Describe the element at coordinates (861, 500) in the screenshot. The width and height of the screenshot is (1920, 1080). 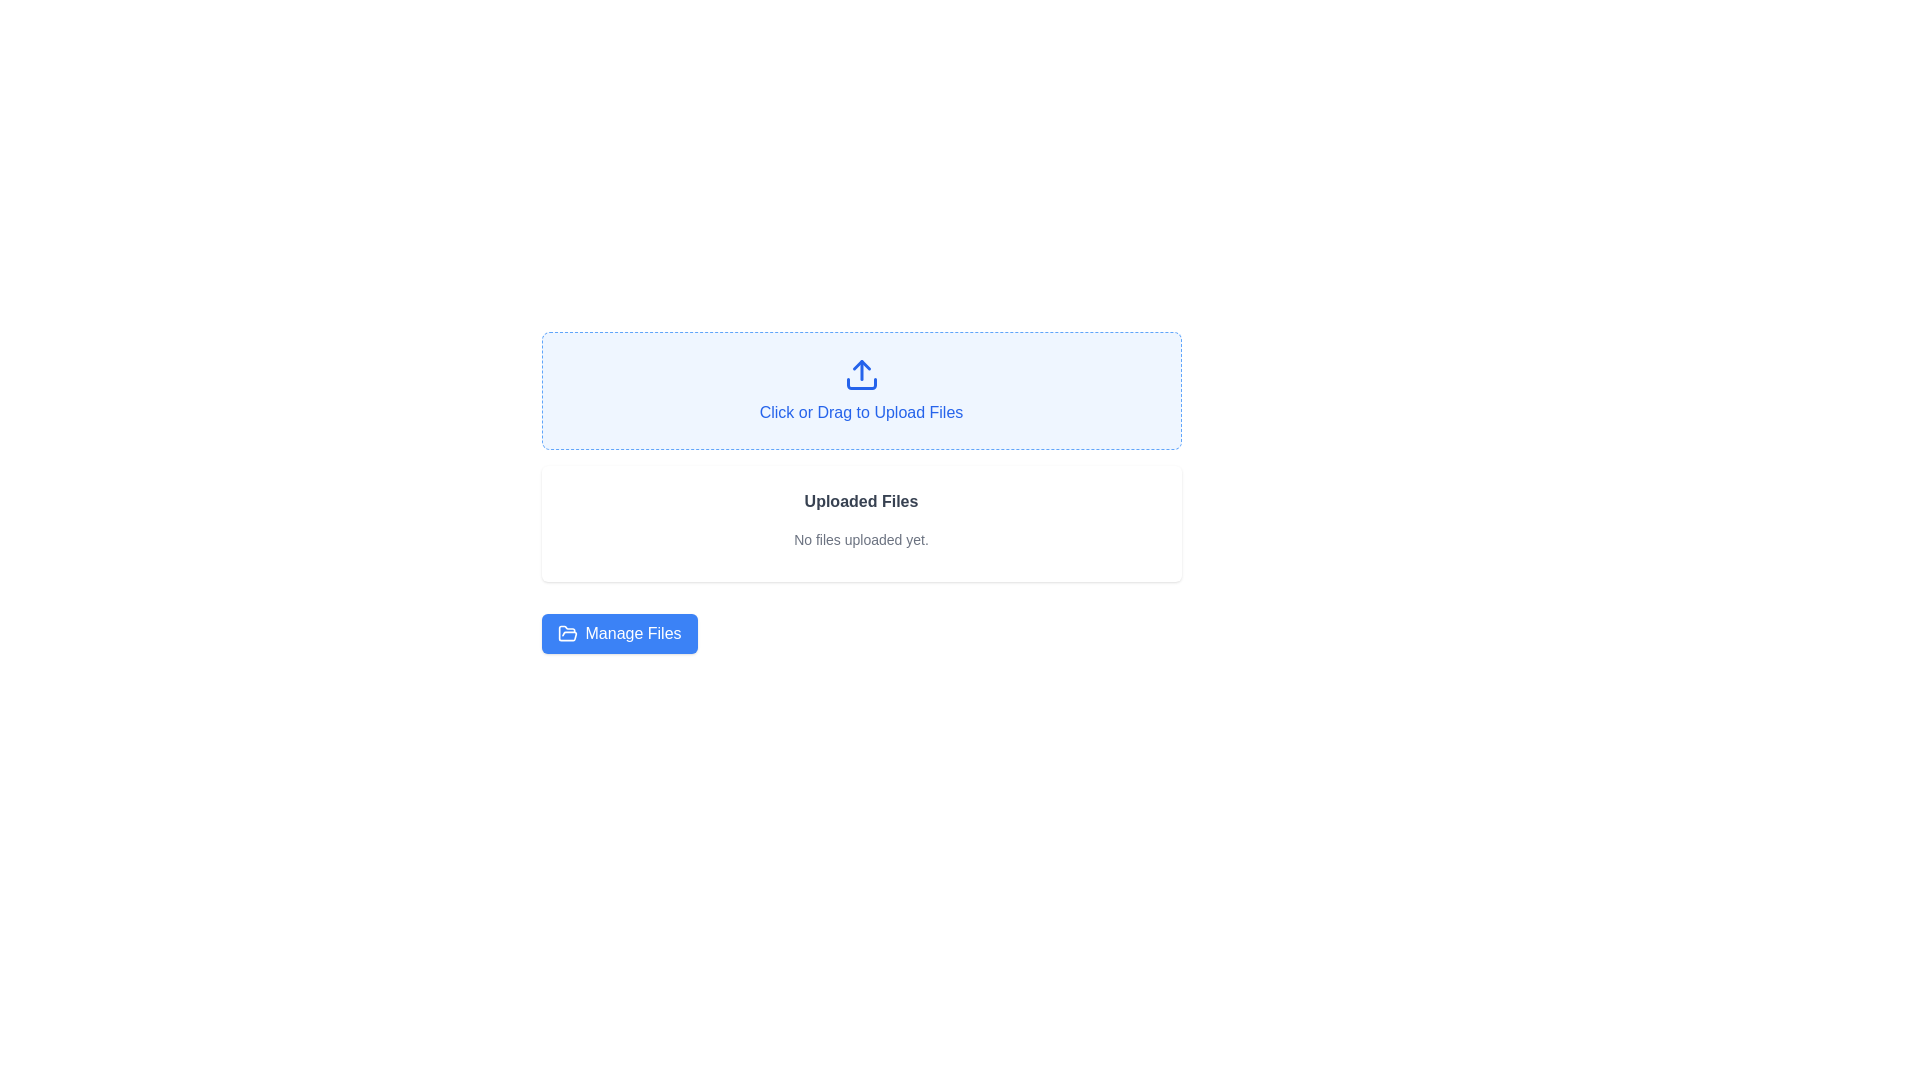
I see `Text label indicating the section's content concerning uploaded files, positioned above the text 'No files uploaded yet.'` at that location.